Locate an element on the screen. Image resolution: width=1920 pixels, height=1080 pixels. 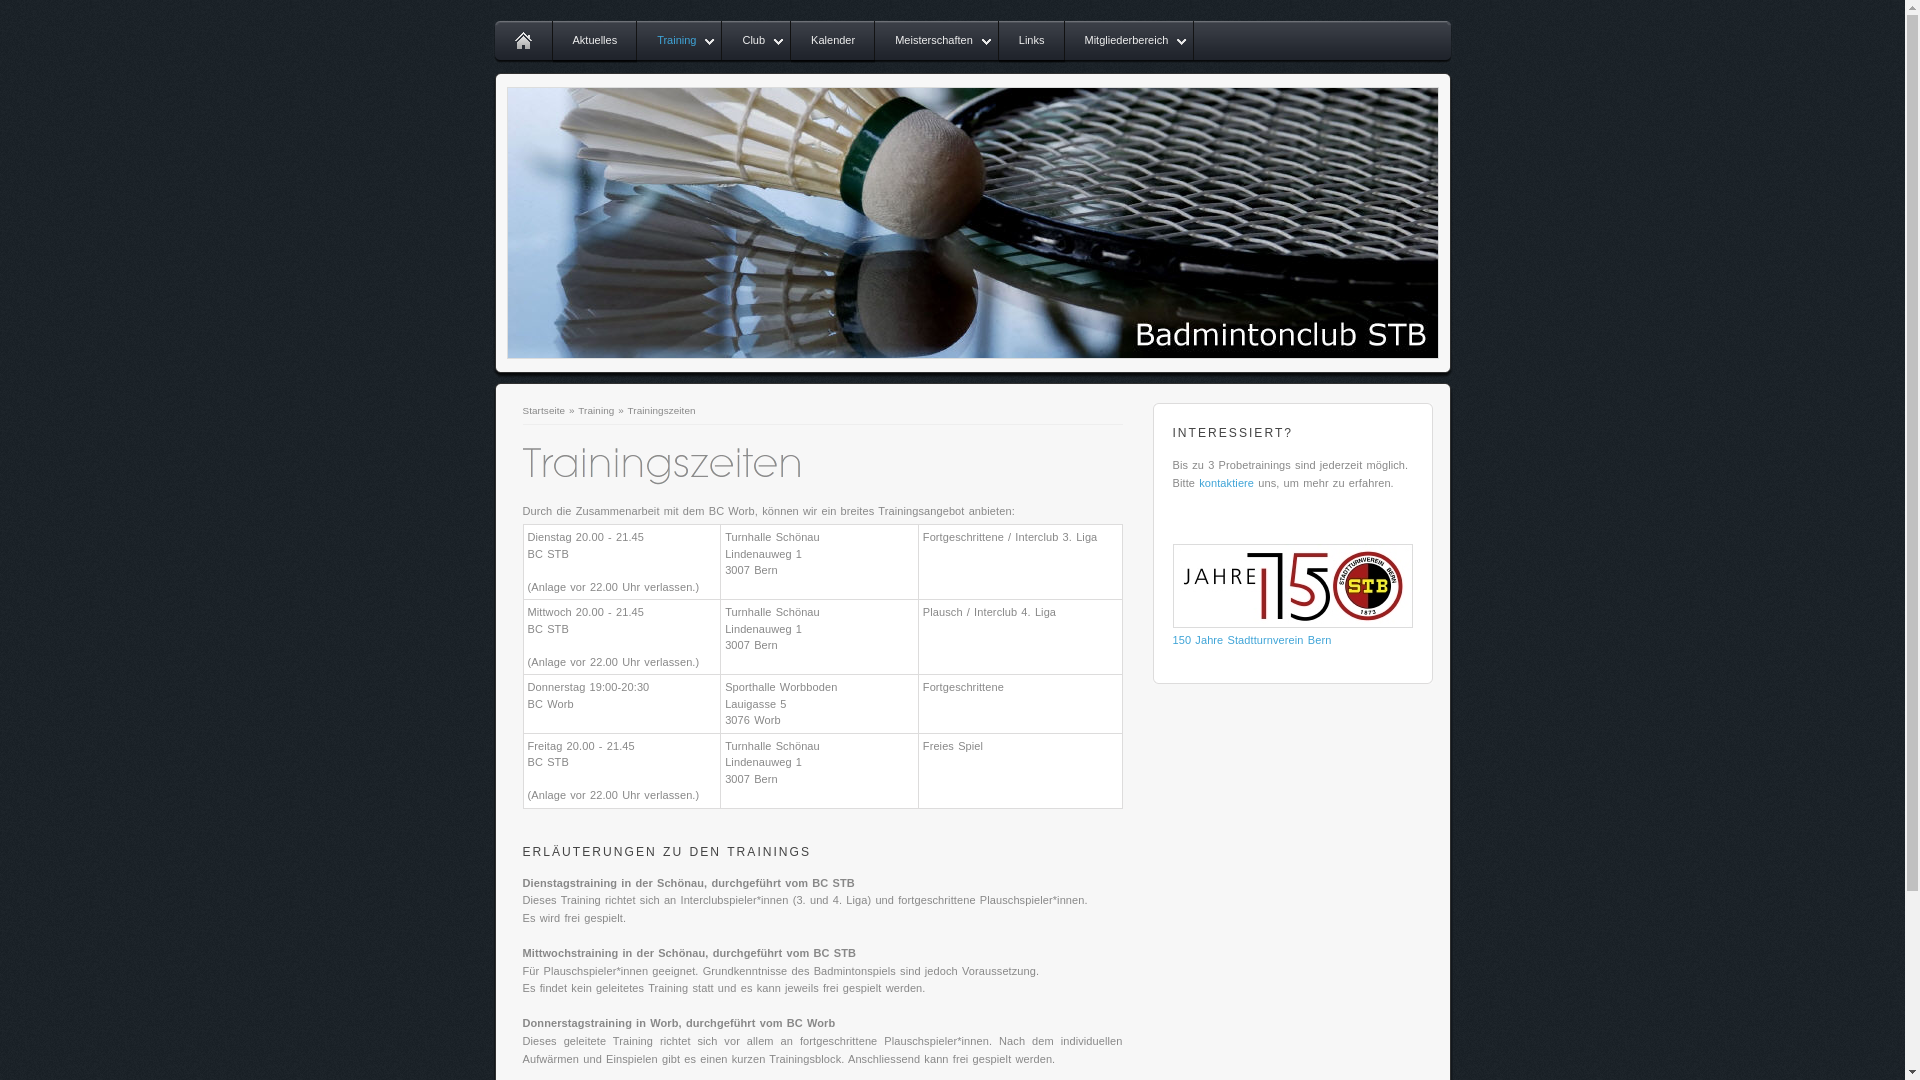
'Aktuelles' is located at coordinates (593, 41).